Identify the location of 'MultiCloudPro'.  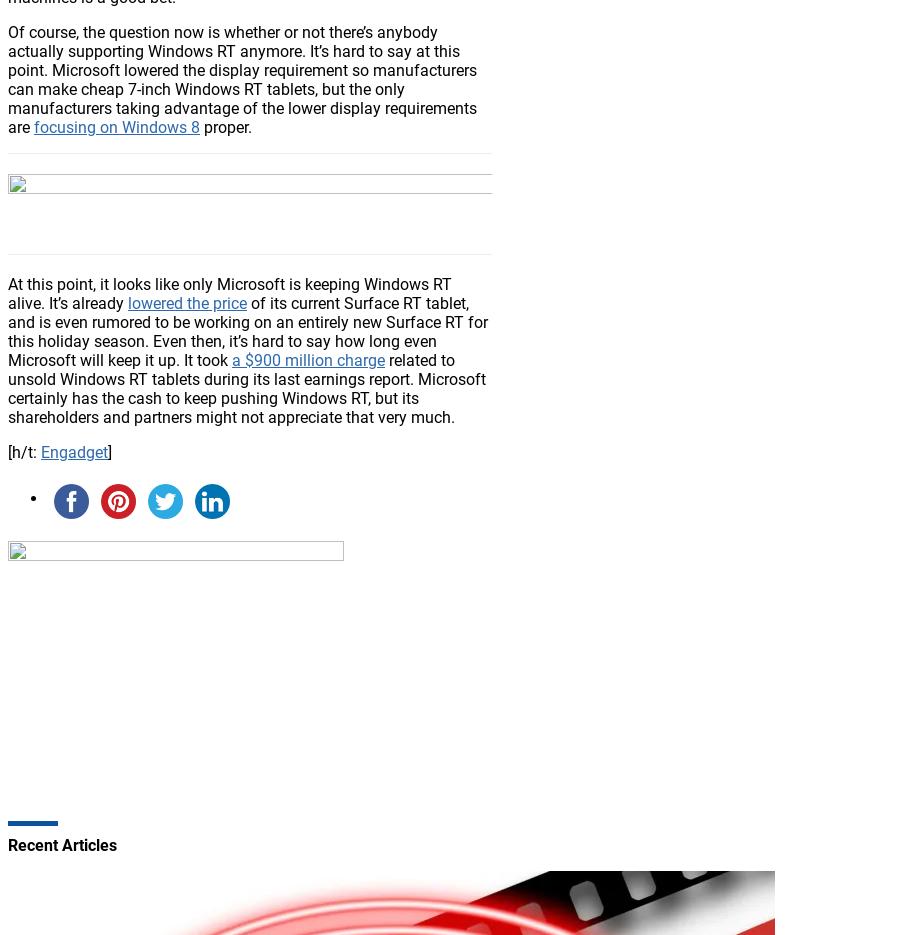
(139, 142).